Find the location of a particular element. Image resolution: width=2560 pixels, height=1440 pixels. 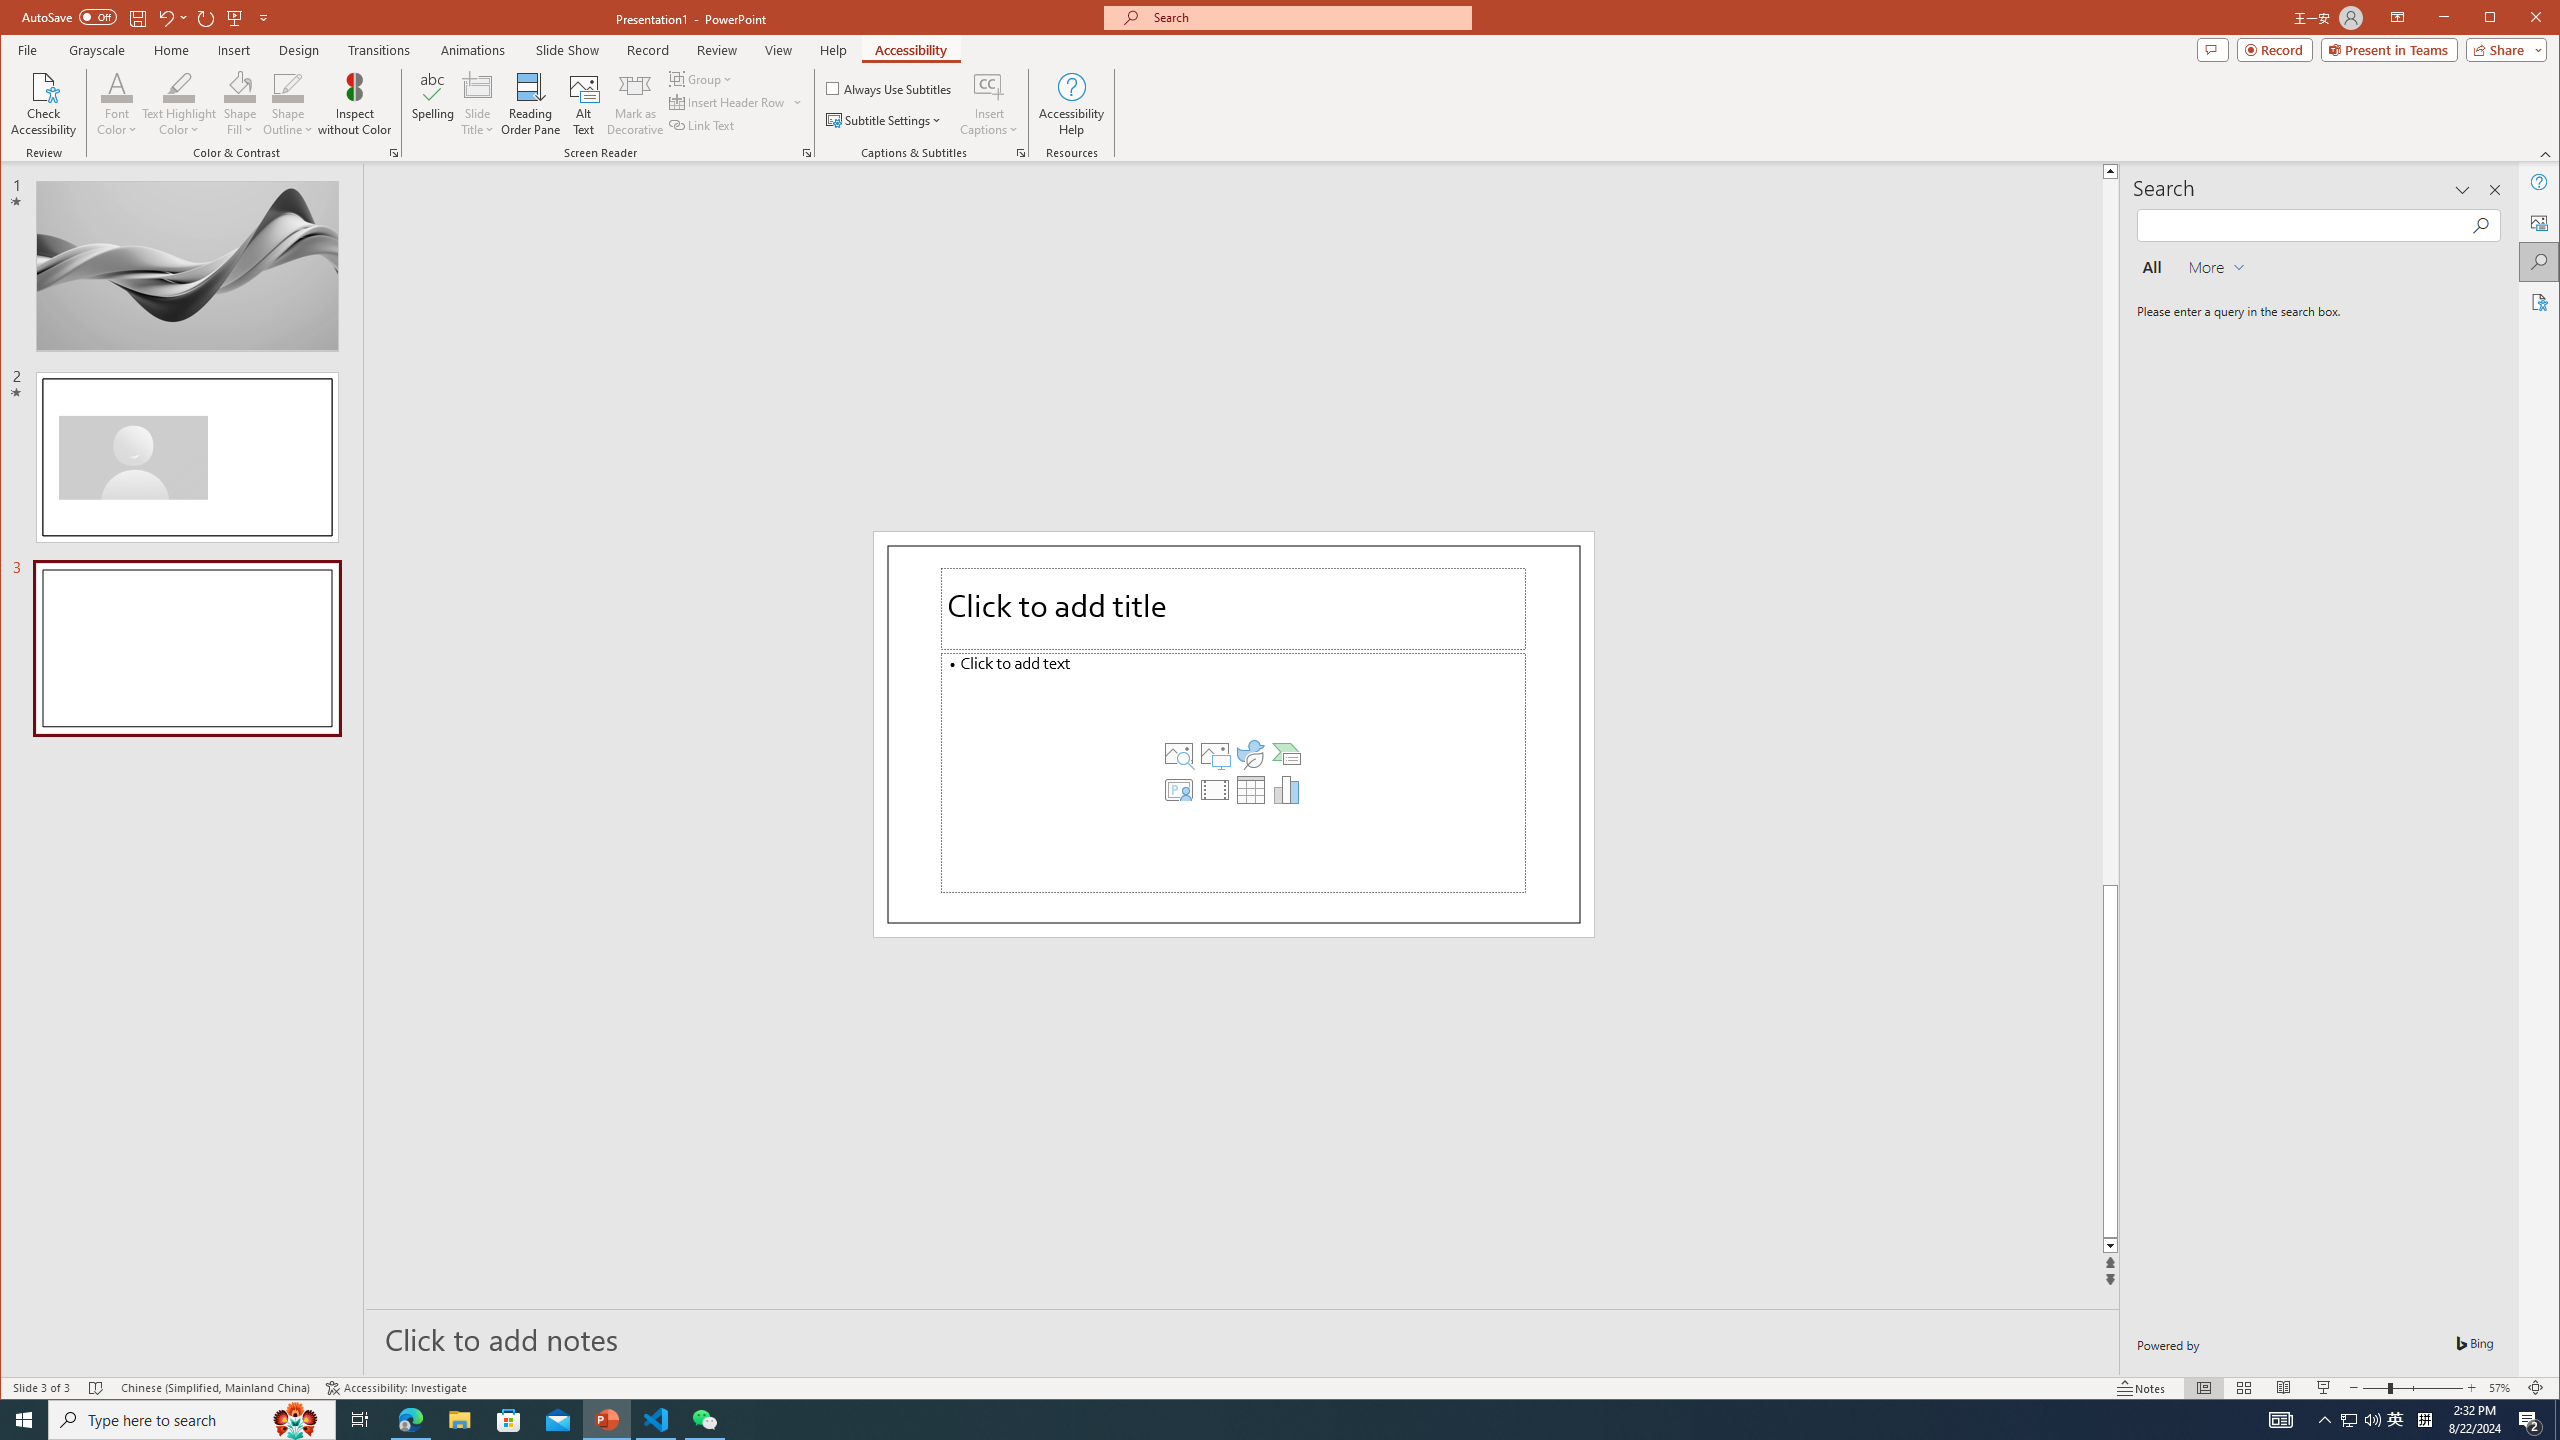

'Shape Outline Blue, Accent 1' is located at coordinates (288, 85).